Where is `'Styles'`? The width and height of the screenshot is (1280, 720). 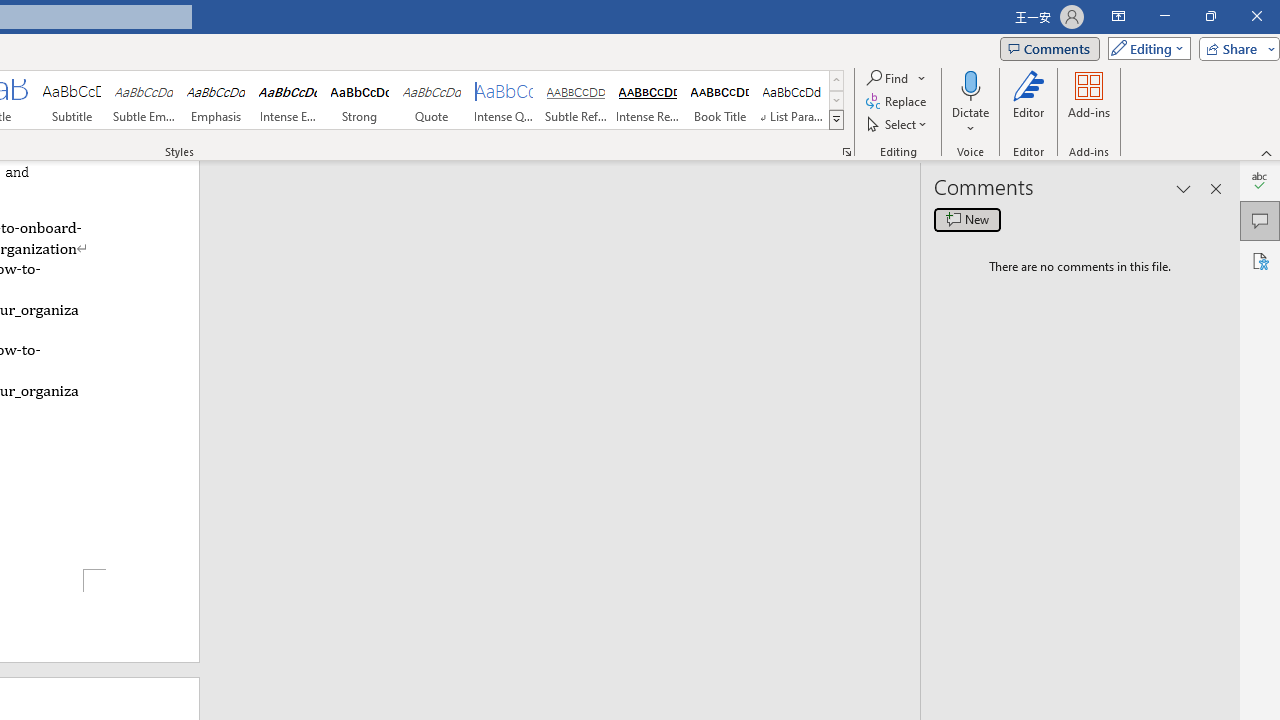
'Styles' is located at coordinates (836, 120).